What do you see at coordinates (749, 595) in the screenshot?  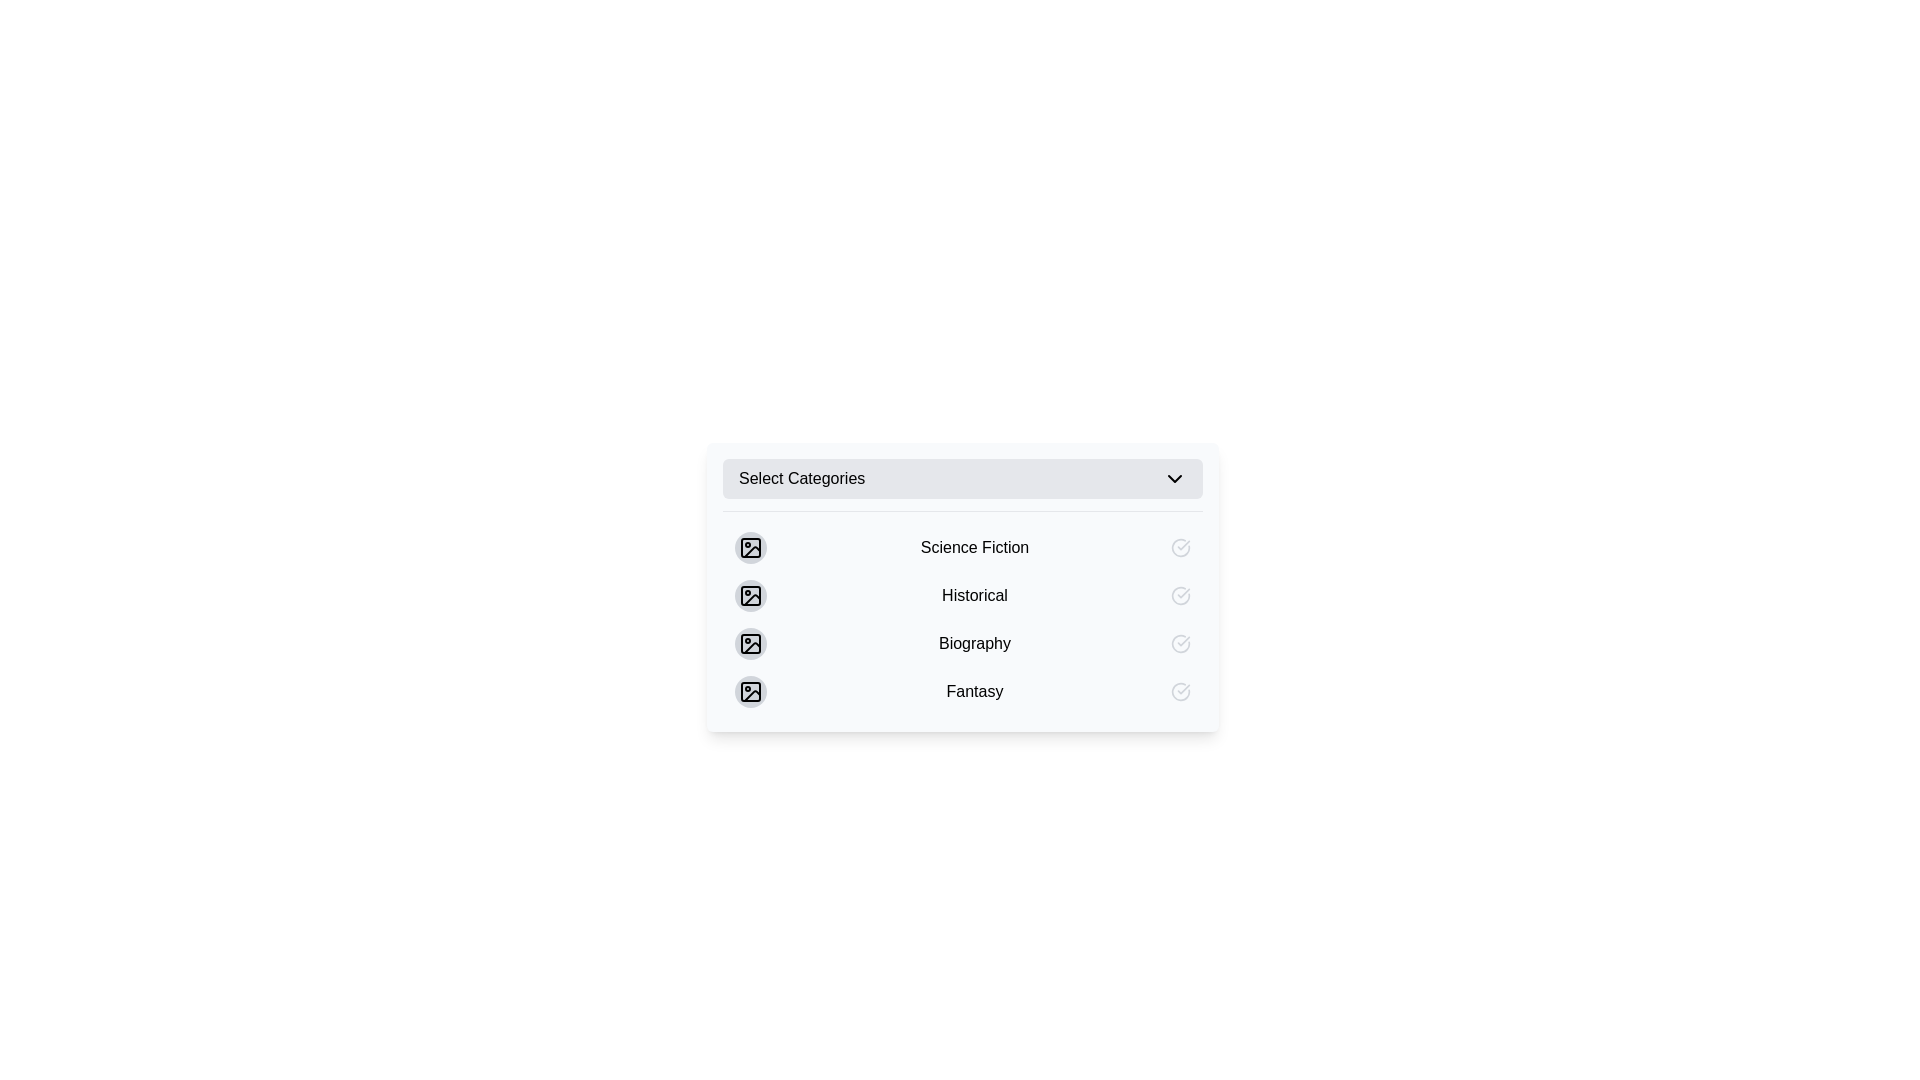 I see `the circular gray Icon Button containing a photograph icon, which is positioned to the left of the 'Historical' label` at bounding box center [749, 595].